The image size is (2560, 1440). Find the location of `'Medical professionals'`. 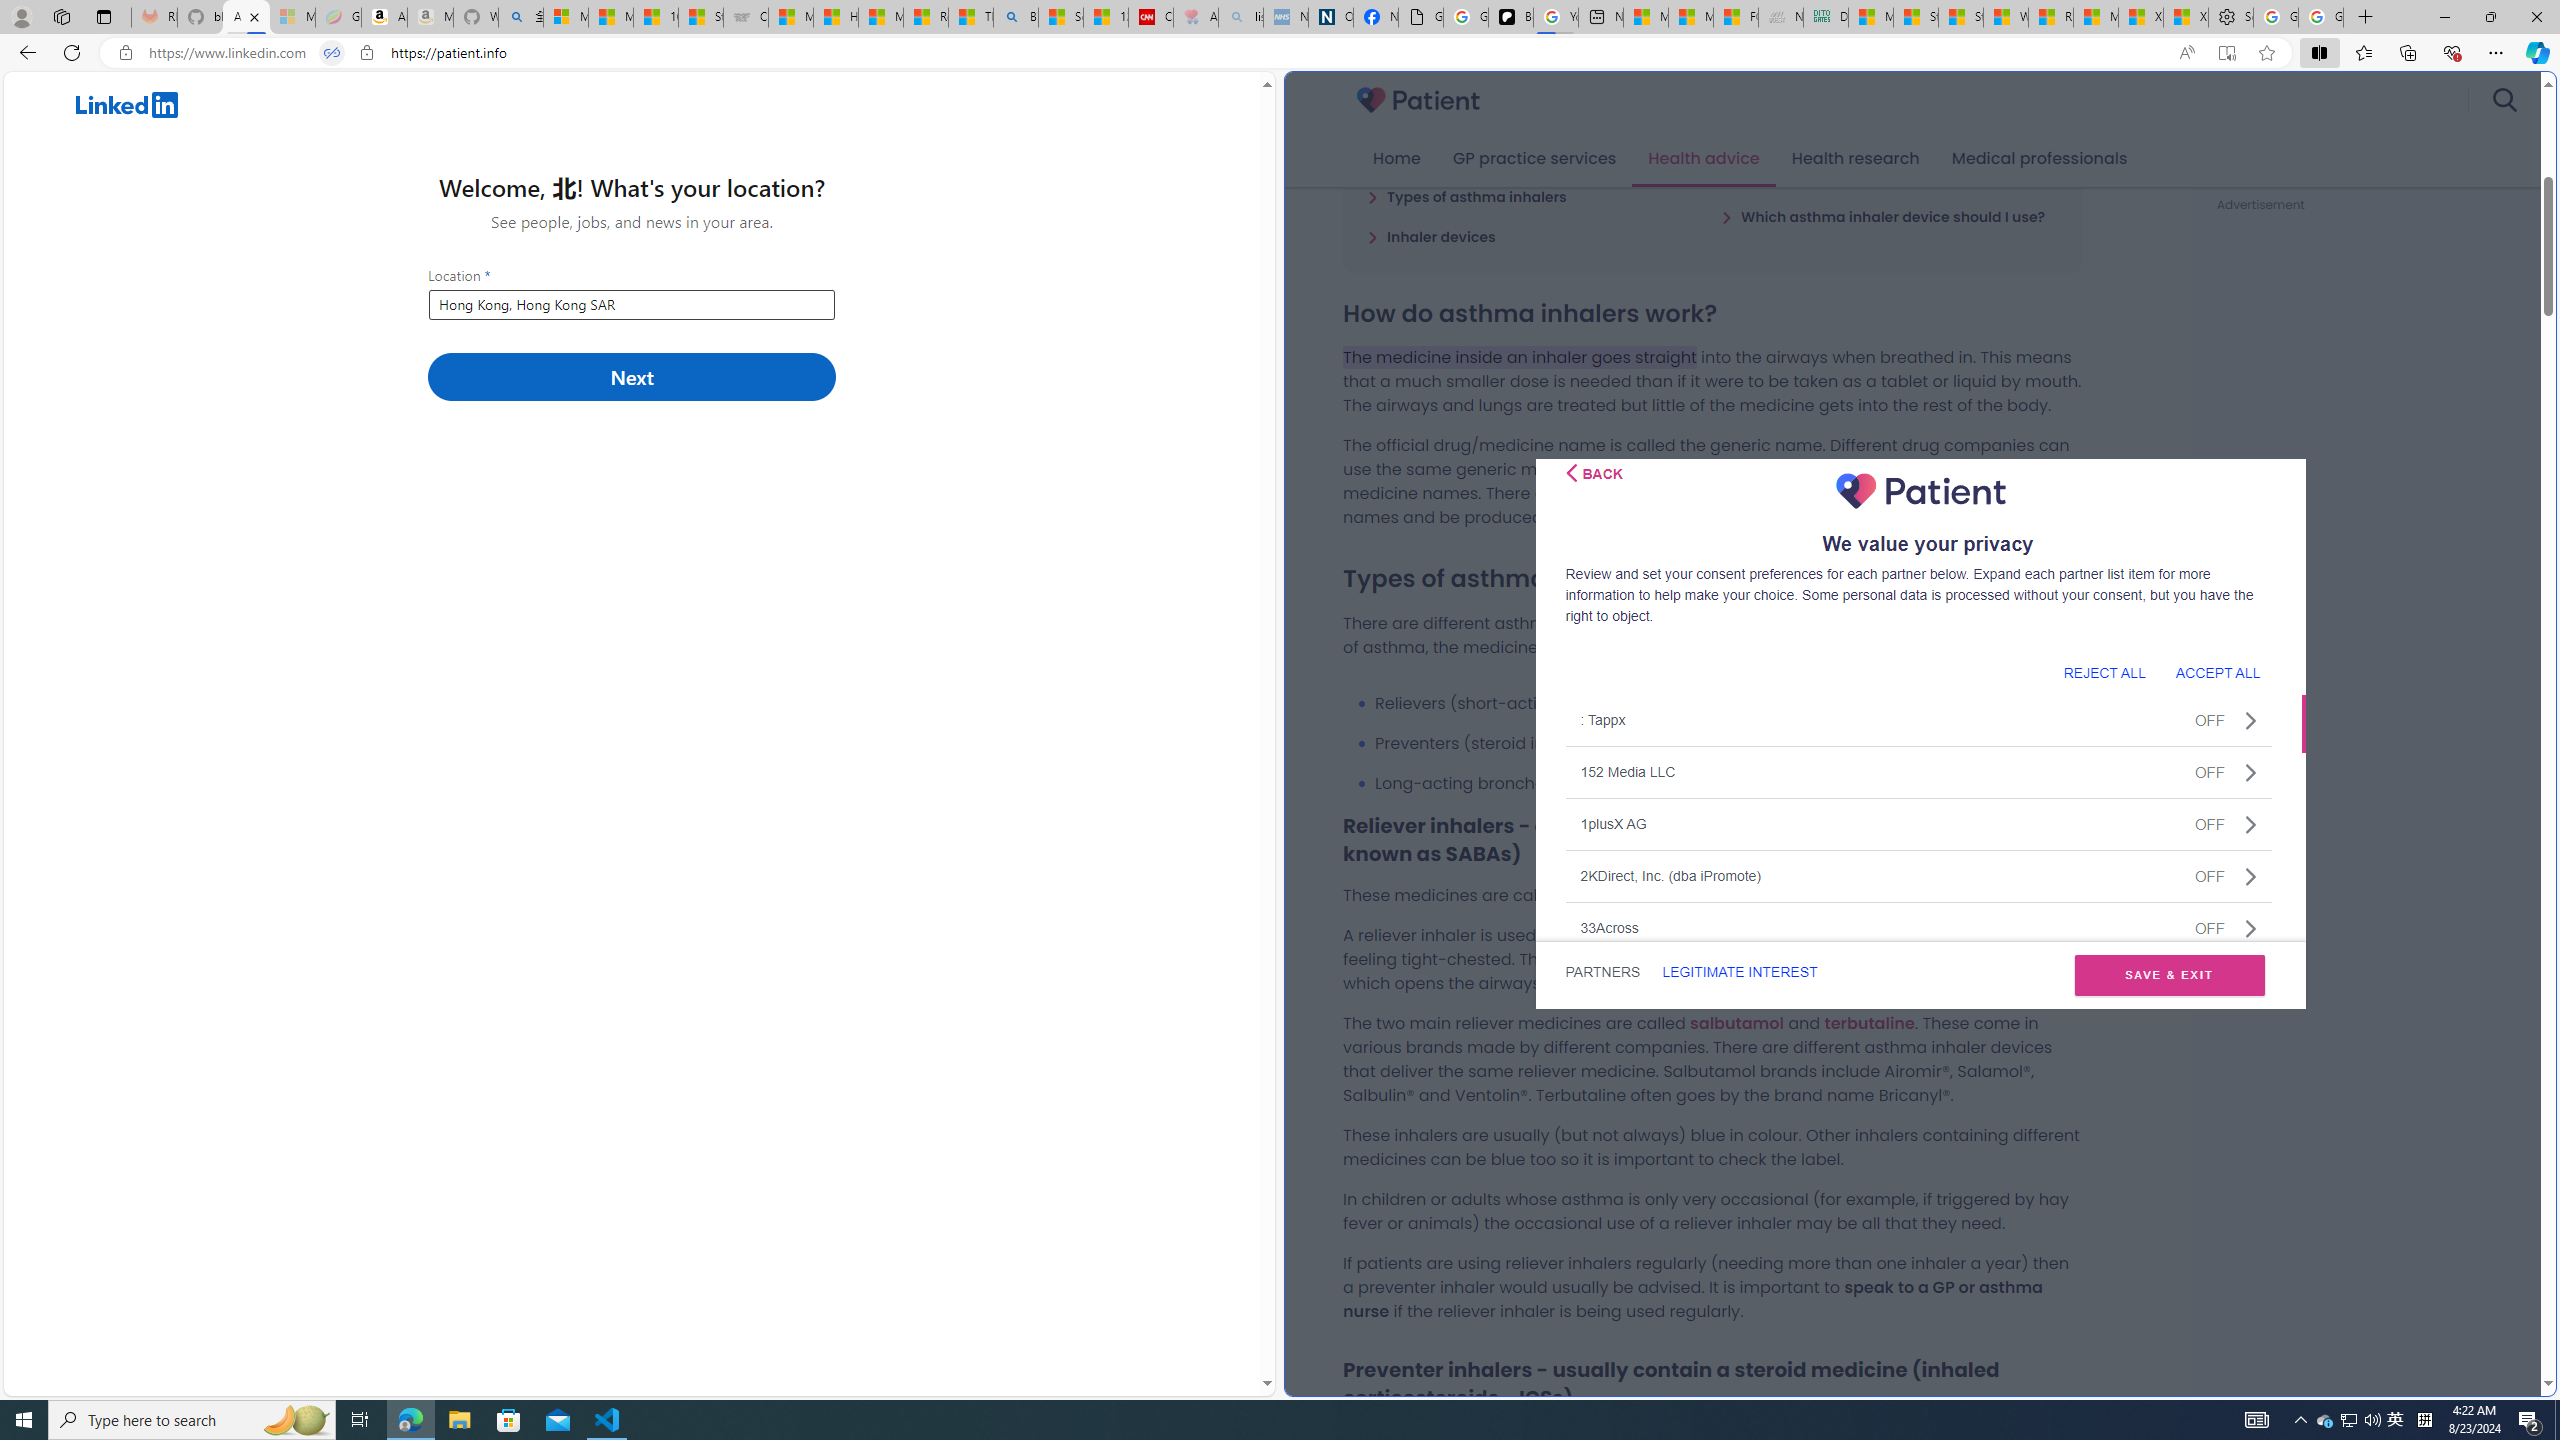

'Medical professionals' is located at coordinates (2039, 158).